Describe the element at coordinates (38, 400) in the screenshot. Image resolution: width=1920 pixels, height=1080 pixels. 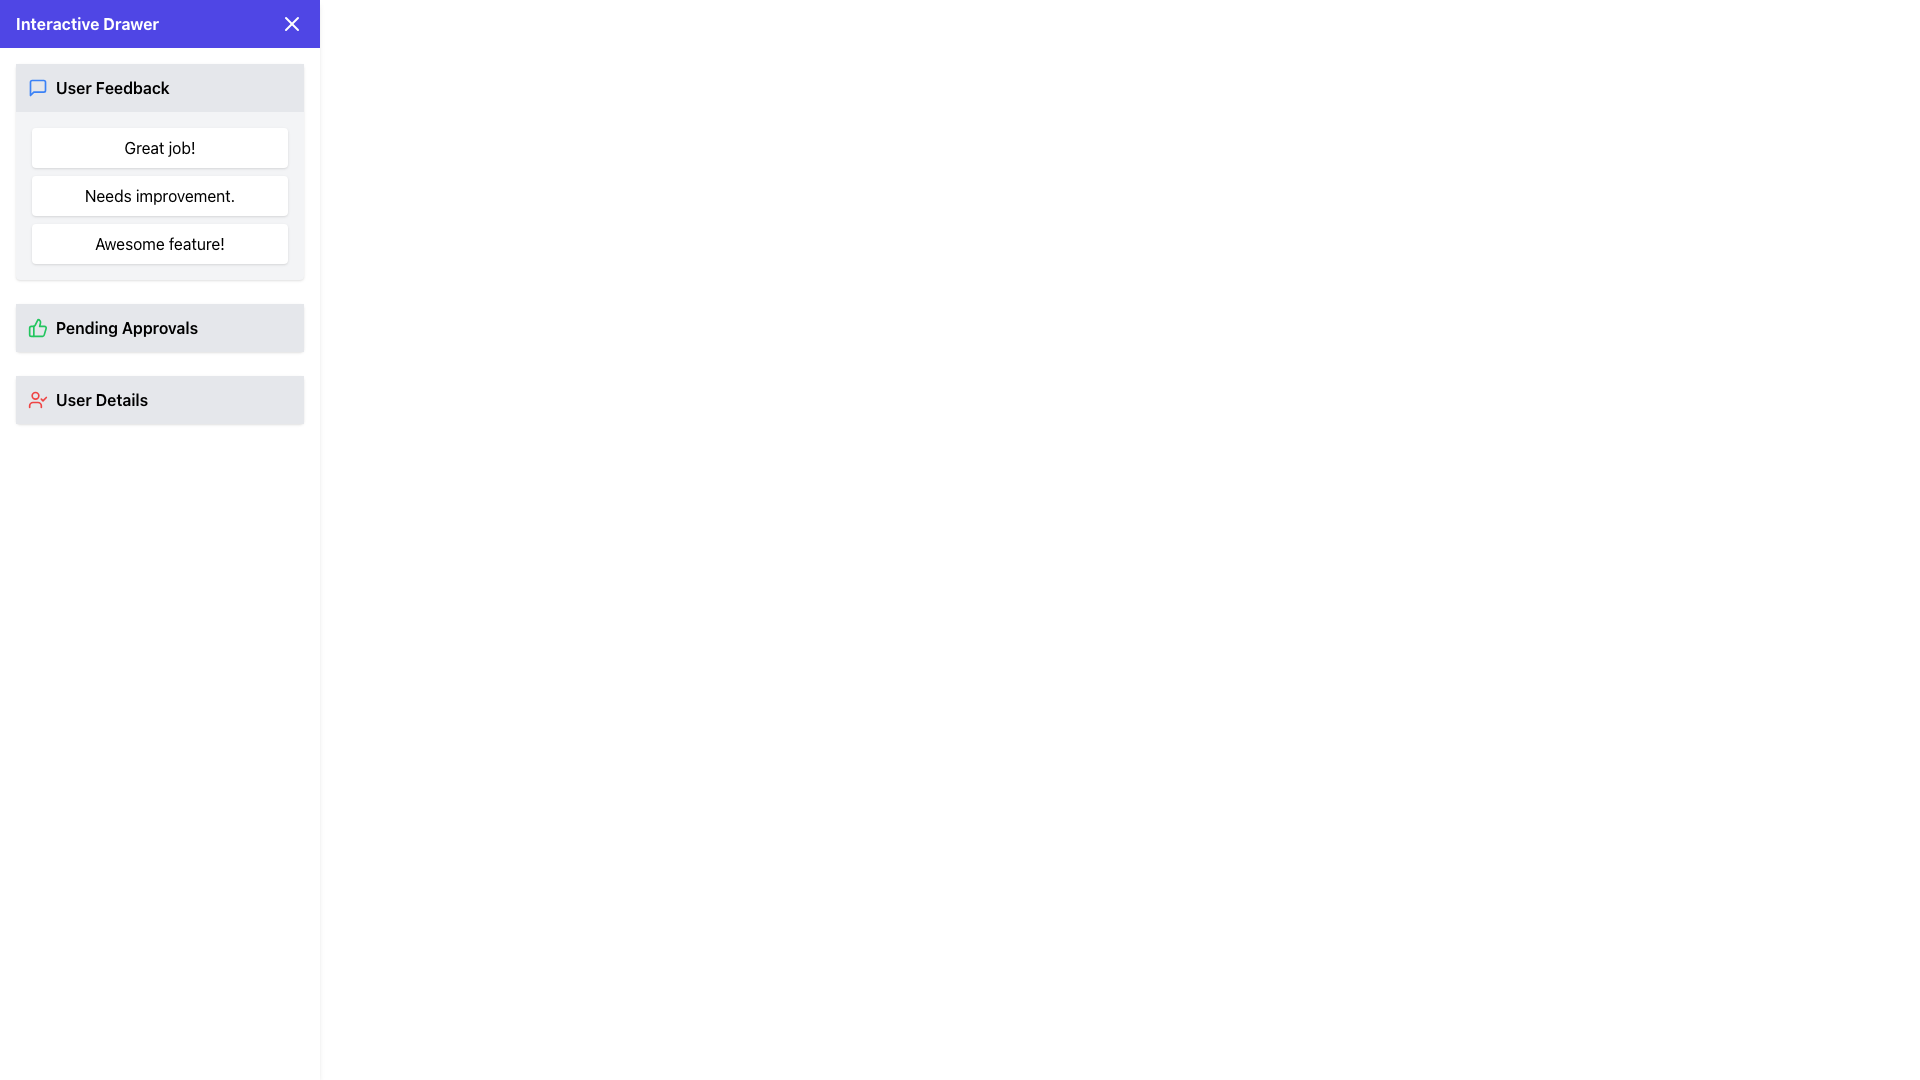
I see `the red checkmark icon indicating user-related information located in the bottom-left section of the visible panel, to the left of the 'User Details' text` at that location.